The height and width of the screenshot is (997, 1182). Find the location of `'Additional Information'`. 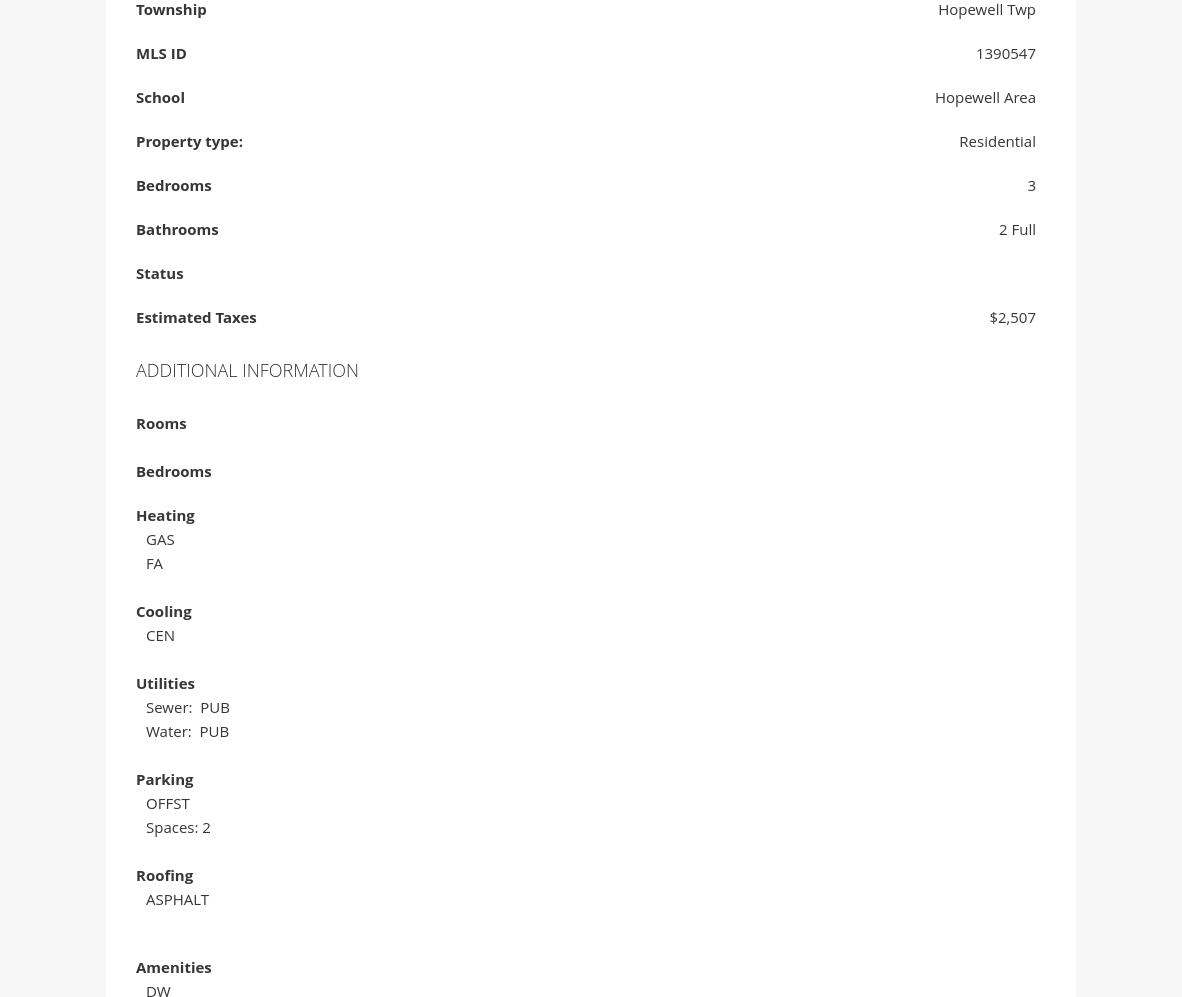

'Additional Information' is located at coordinates (246, 372).